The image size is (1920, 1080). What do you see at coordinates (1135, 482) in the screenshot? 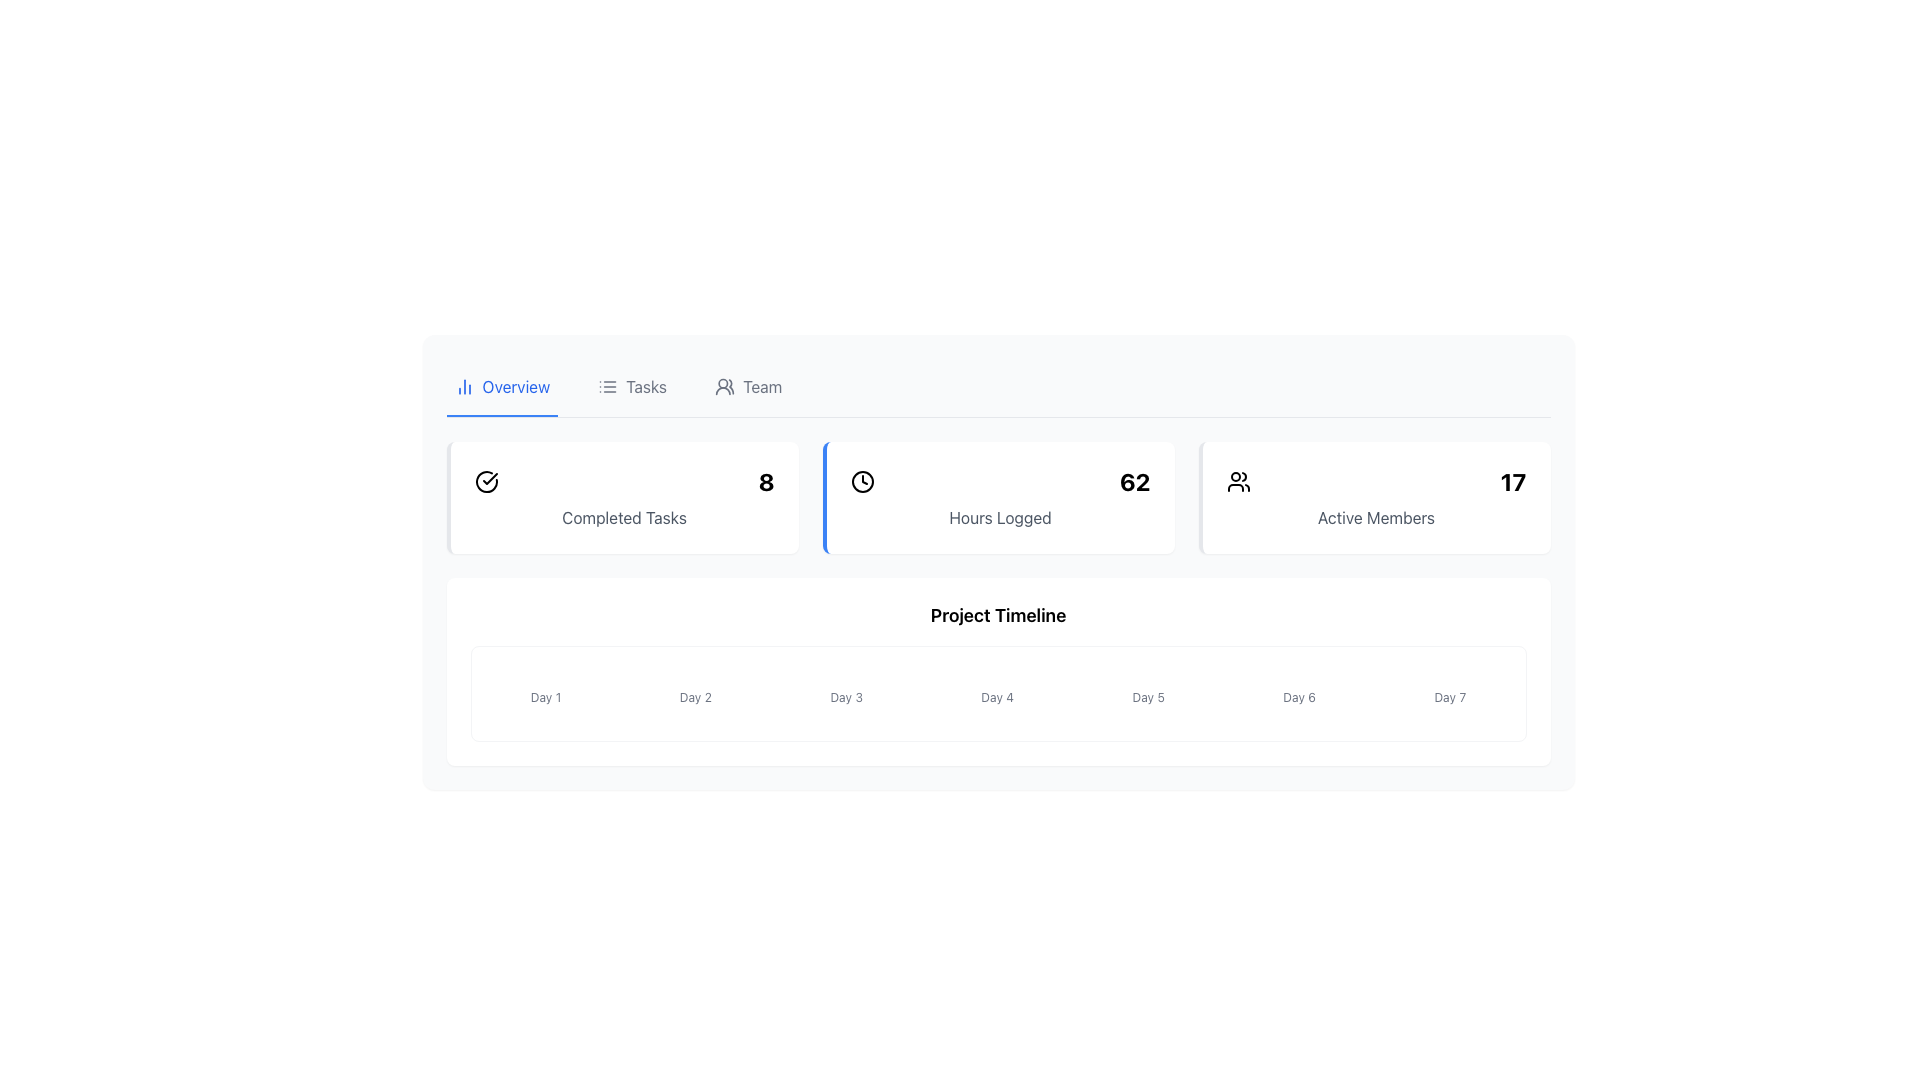
I see `the static text label displaying the number '62', which is bold and large, located at the rightmost edge of the second segment of the row adjacent to a clock icon` at bounding box center [1135, 482].